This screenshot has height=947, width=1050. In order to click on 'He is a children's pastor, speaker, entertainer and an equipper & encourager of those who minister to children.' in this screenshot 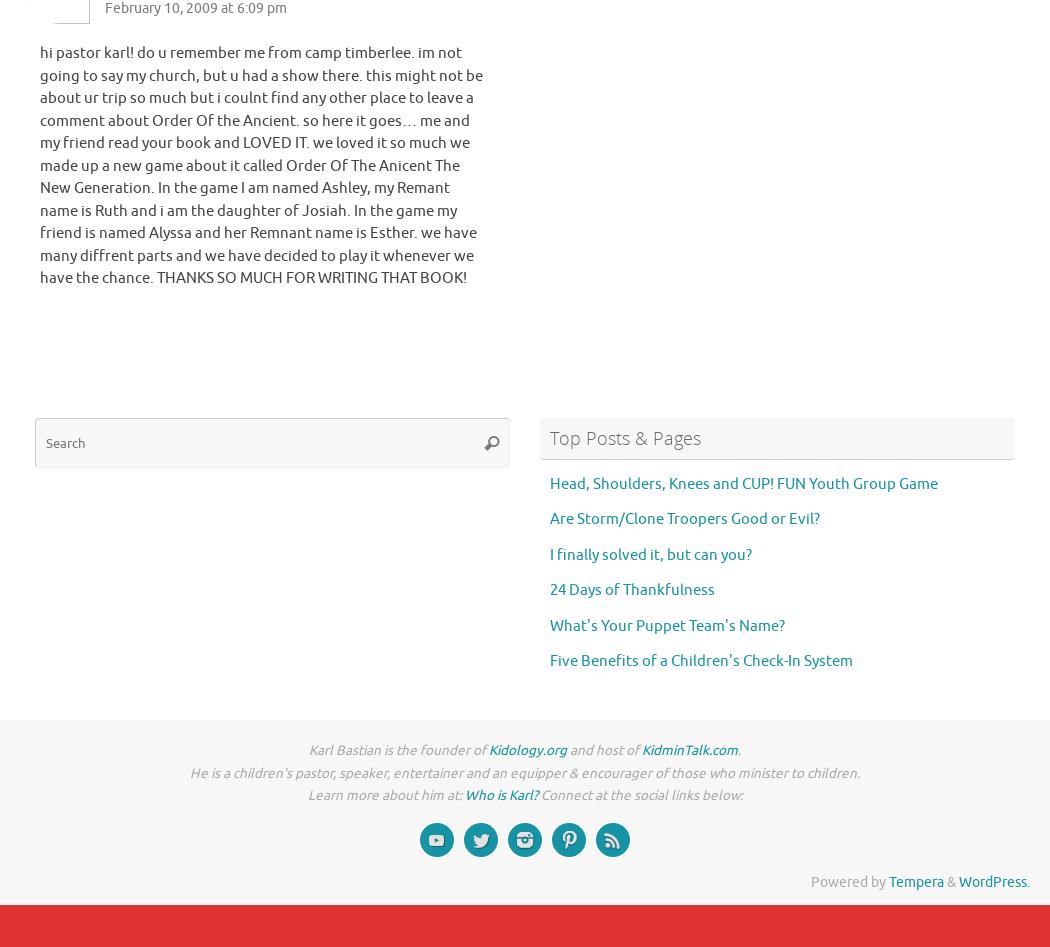, I will do `click(525, 772)`.